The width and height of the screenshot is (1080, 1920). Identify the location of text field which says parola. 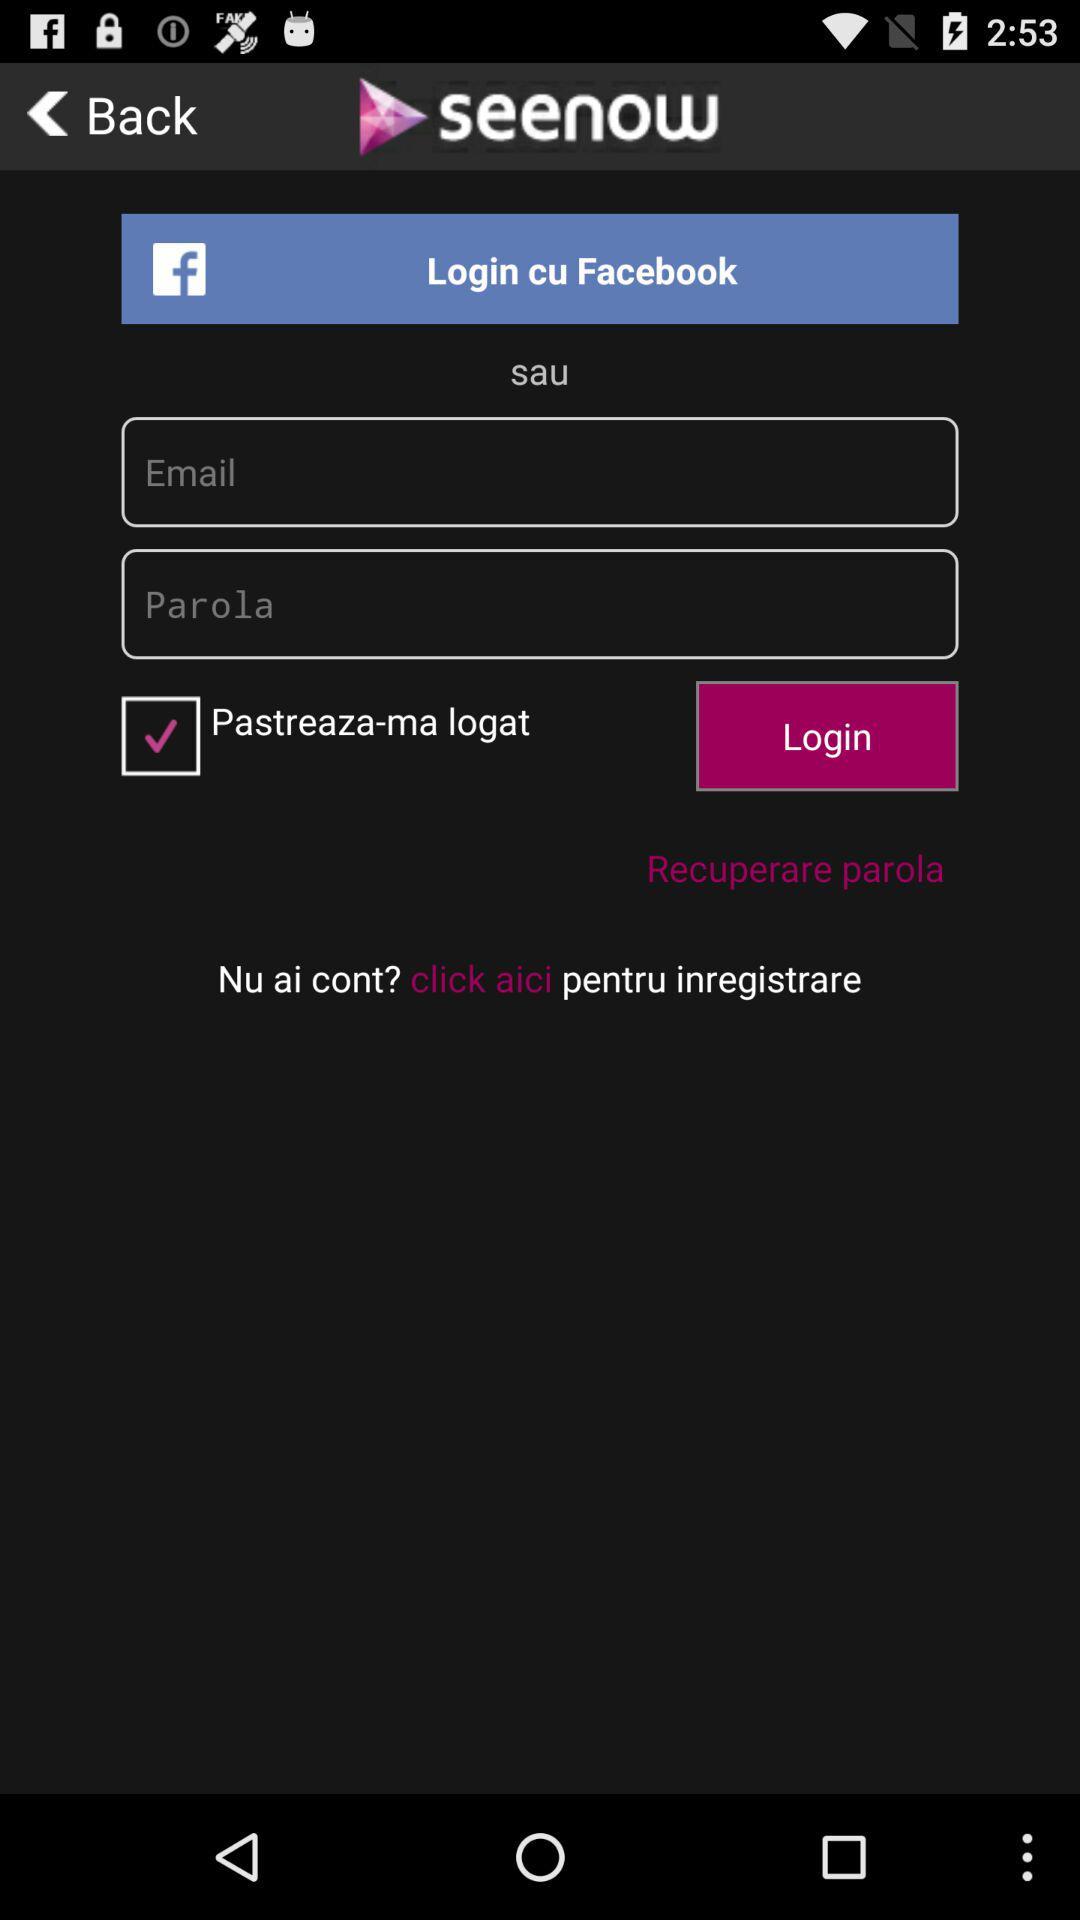
(540, 603).